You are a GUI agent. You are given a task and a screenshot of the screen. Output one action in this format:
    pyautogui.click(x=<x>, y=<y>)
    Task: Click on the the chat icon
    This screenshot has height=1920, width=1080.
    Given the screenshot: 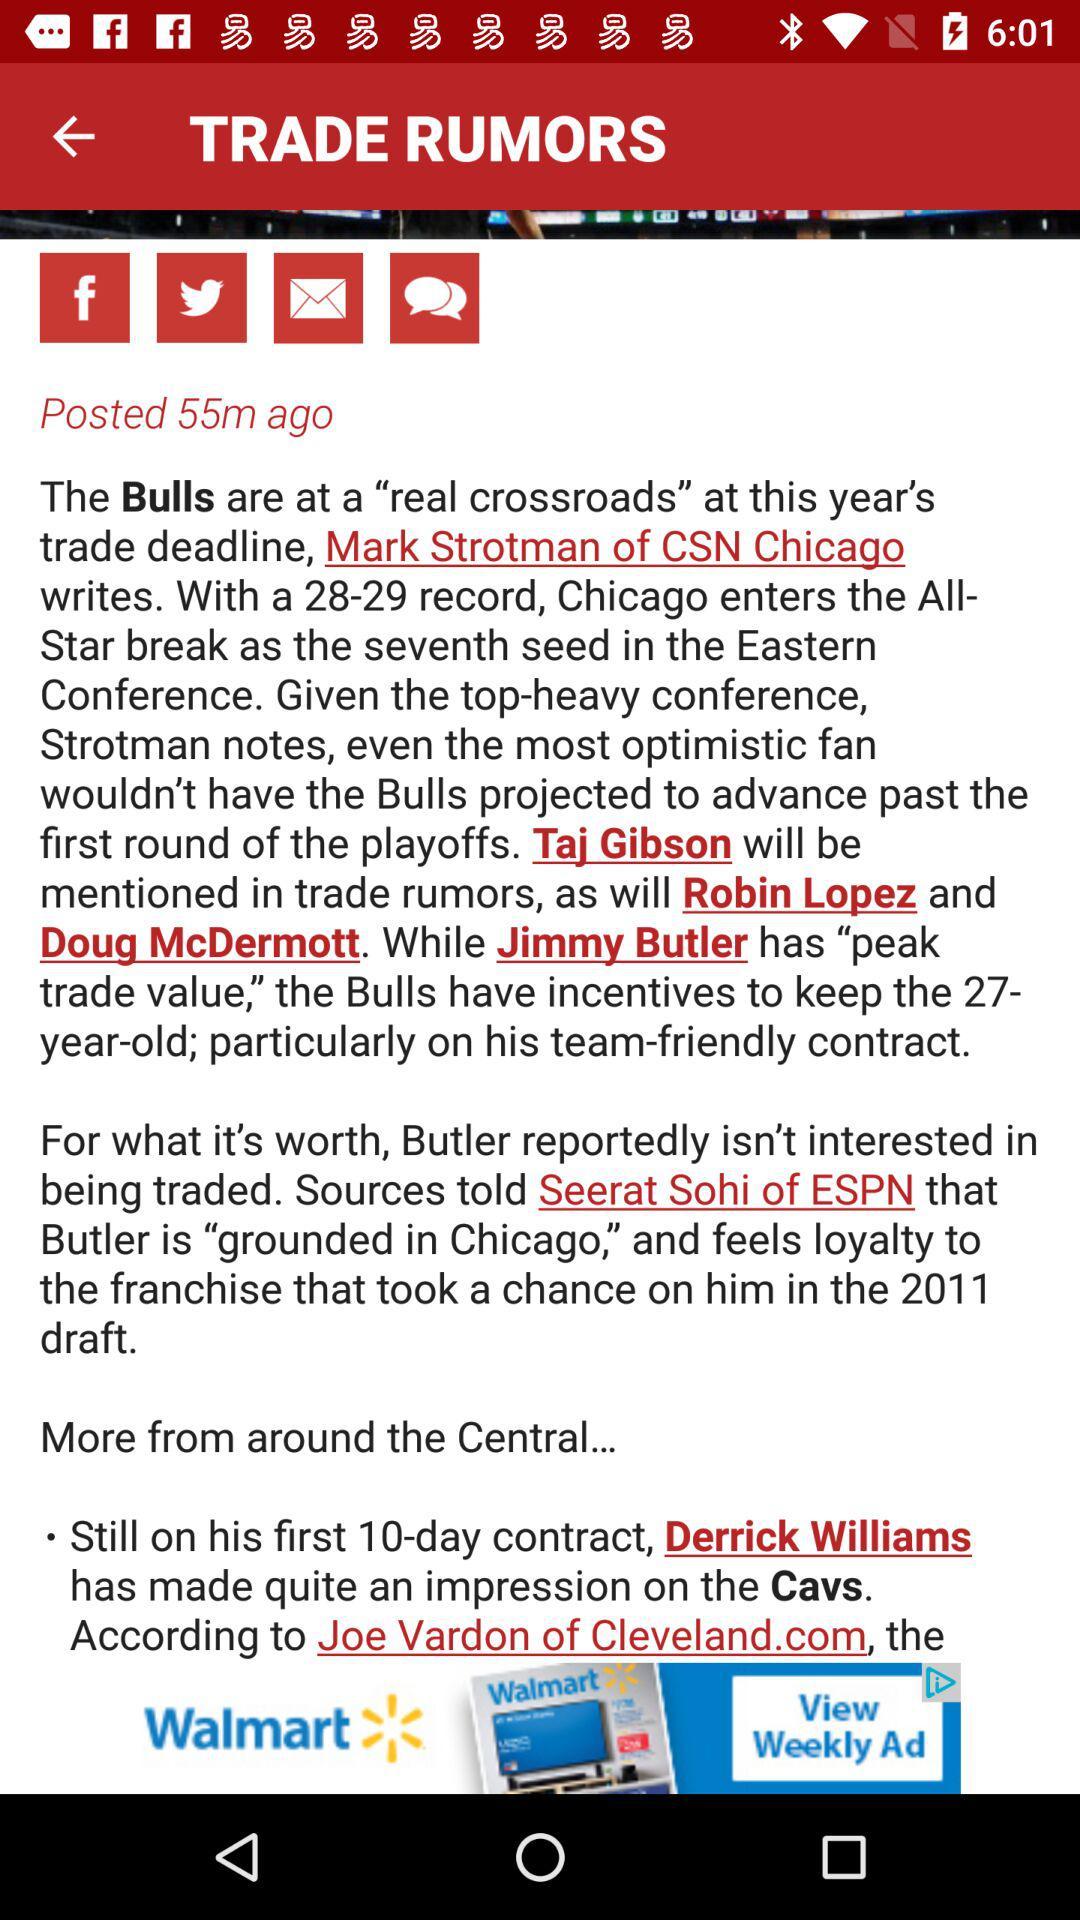 What is the action you would take?
    pyautogui.click(x=433, y=297)
    